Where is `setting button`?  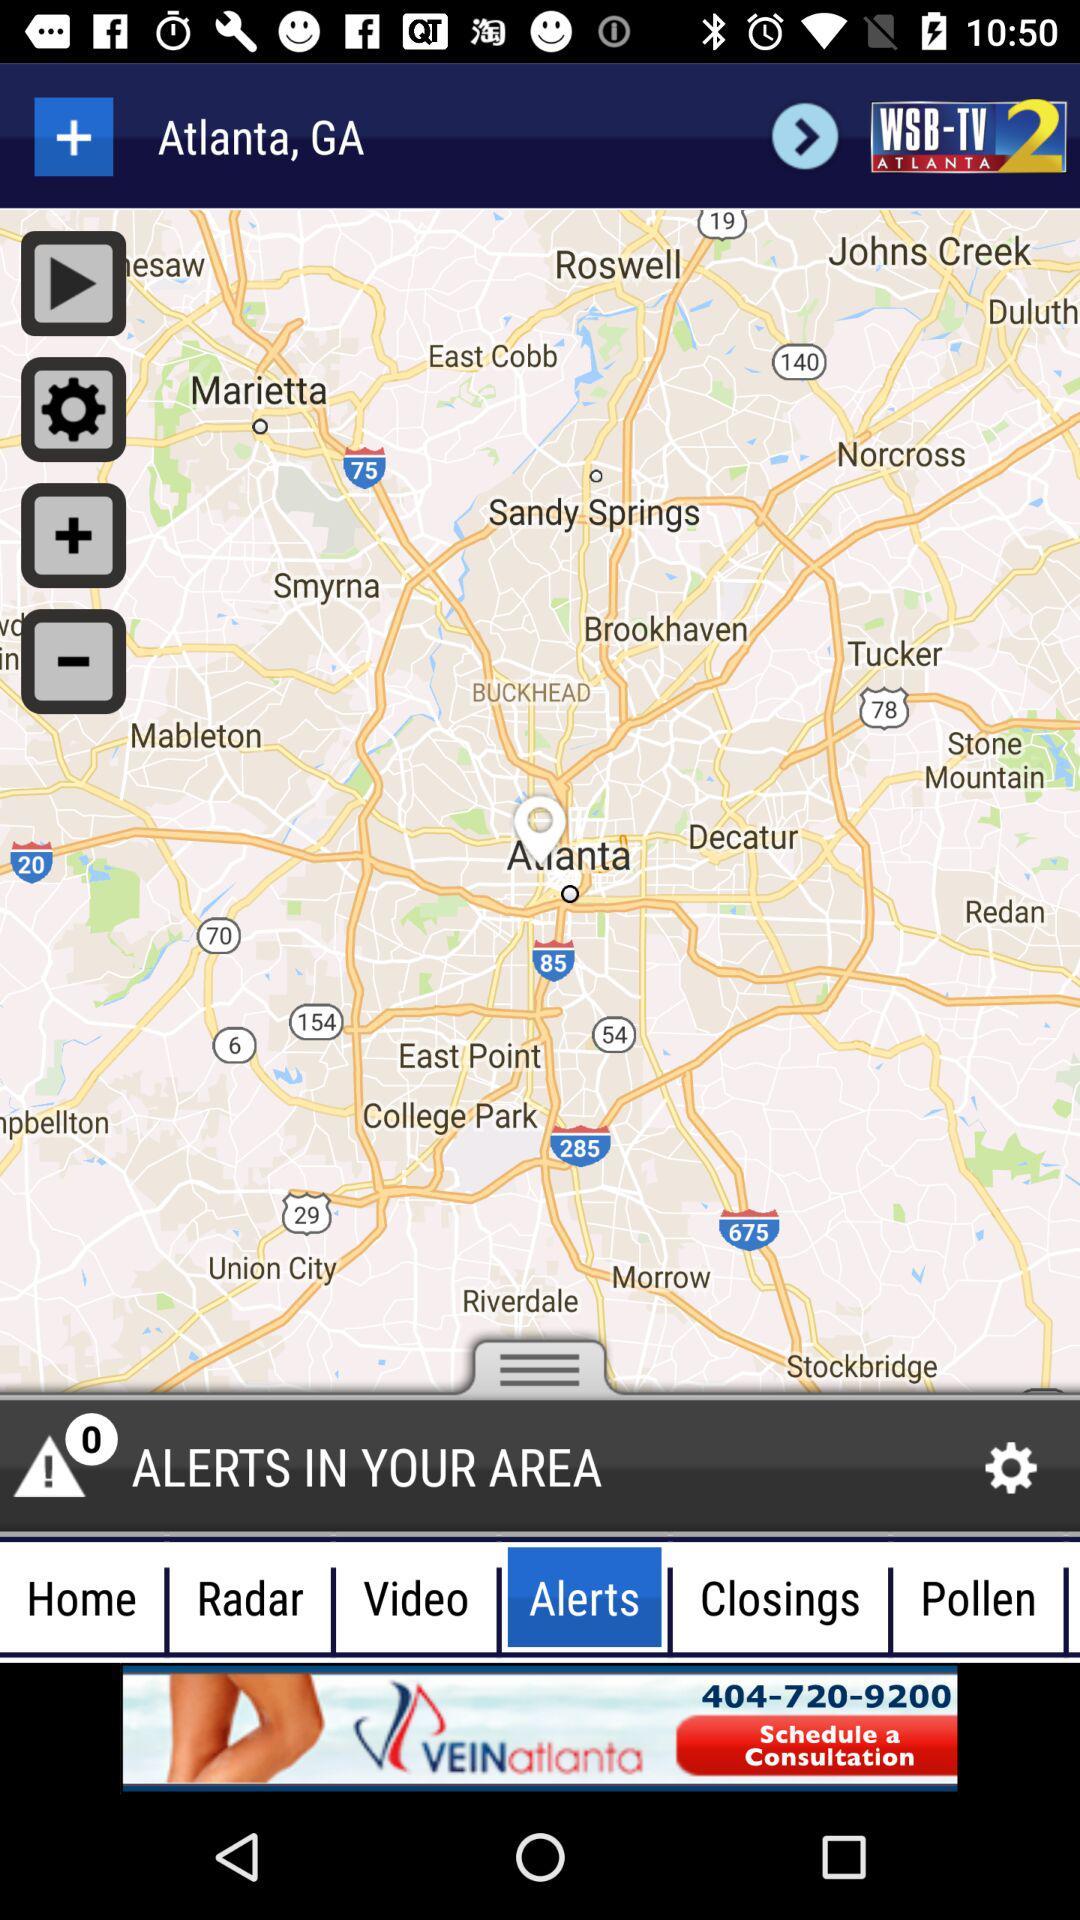
setting button is located at coordinates (72, 408).